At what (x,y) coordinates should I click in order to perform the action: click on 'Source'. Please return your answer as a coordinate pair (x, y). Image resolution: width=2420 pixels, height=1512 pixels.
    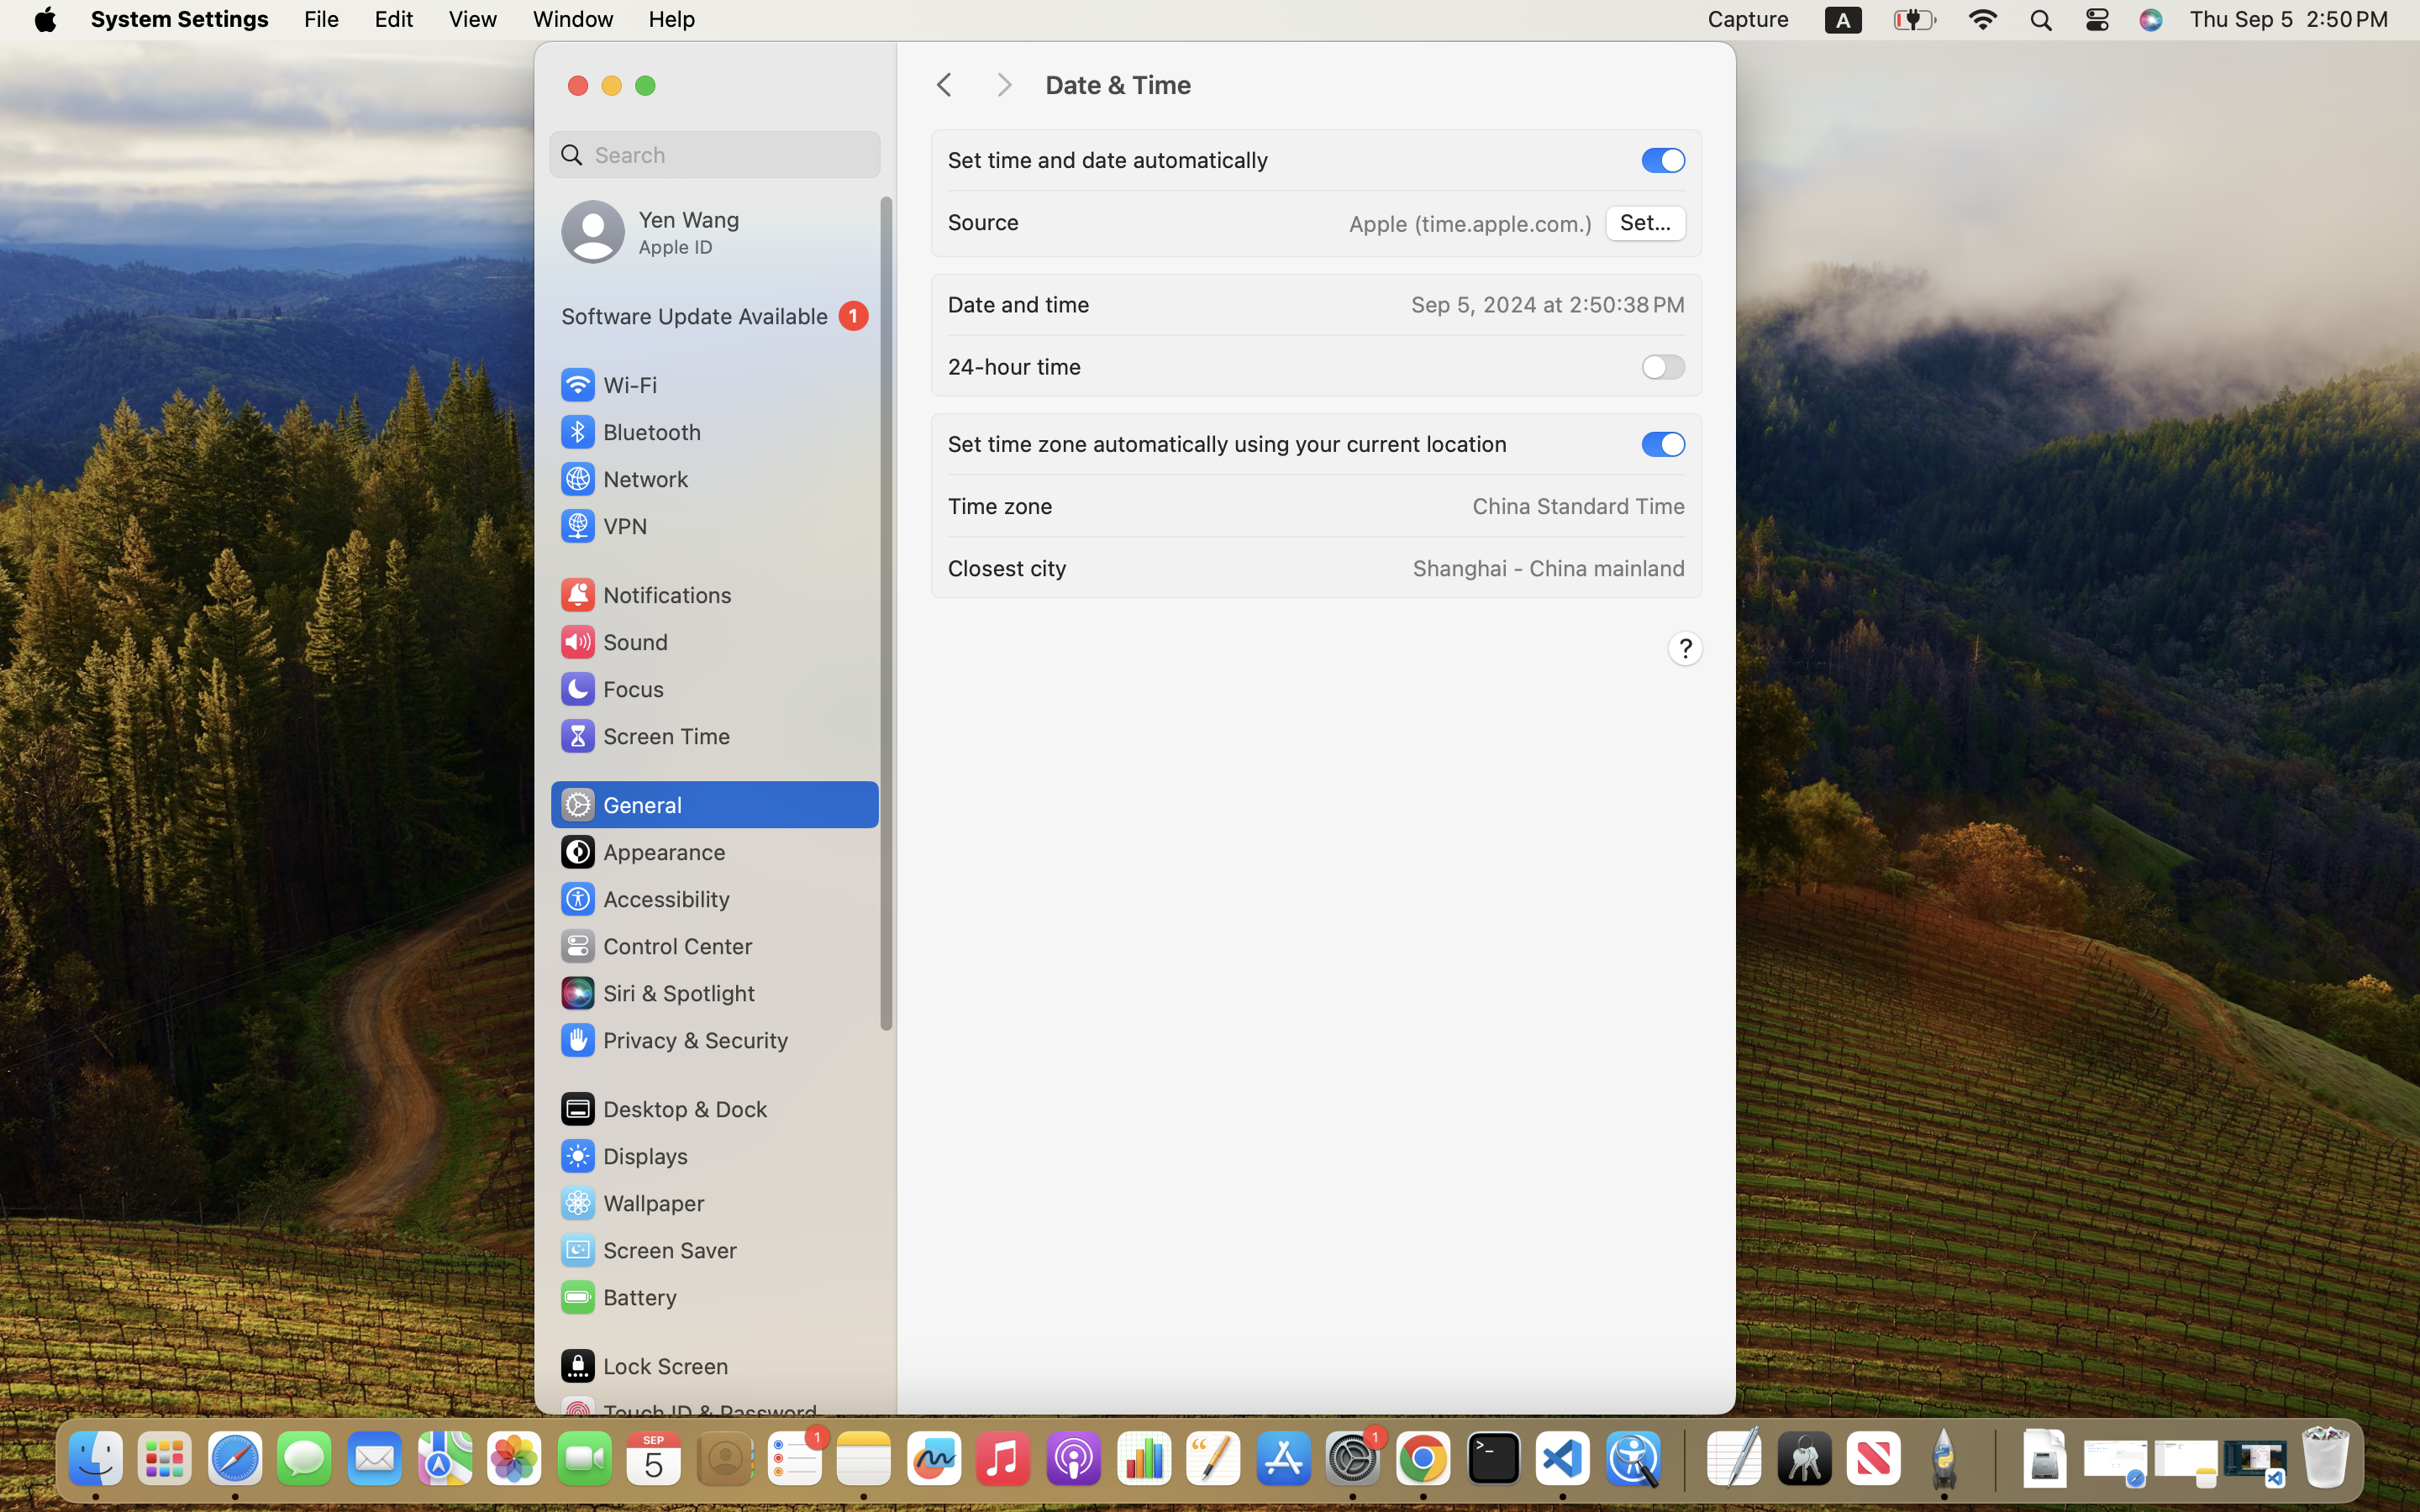
    Looking at the image, I should click on (984, 221).